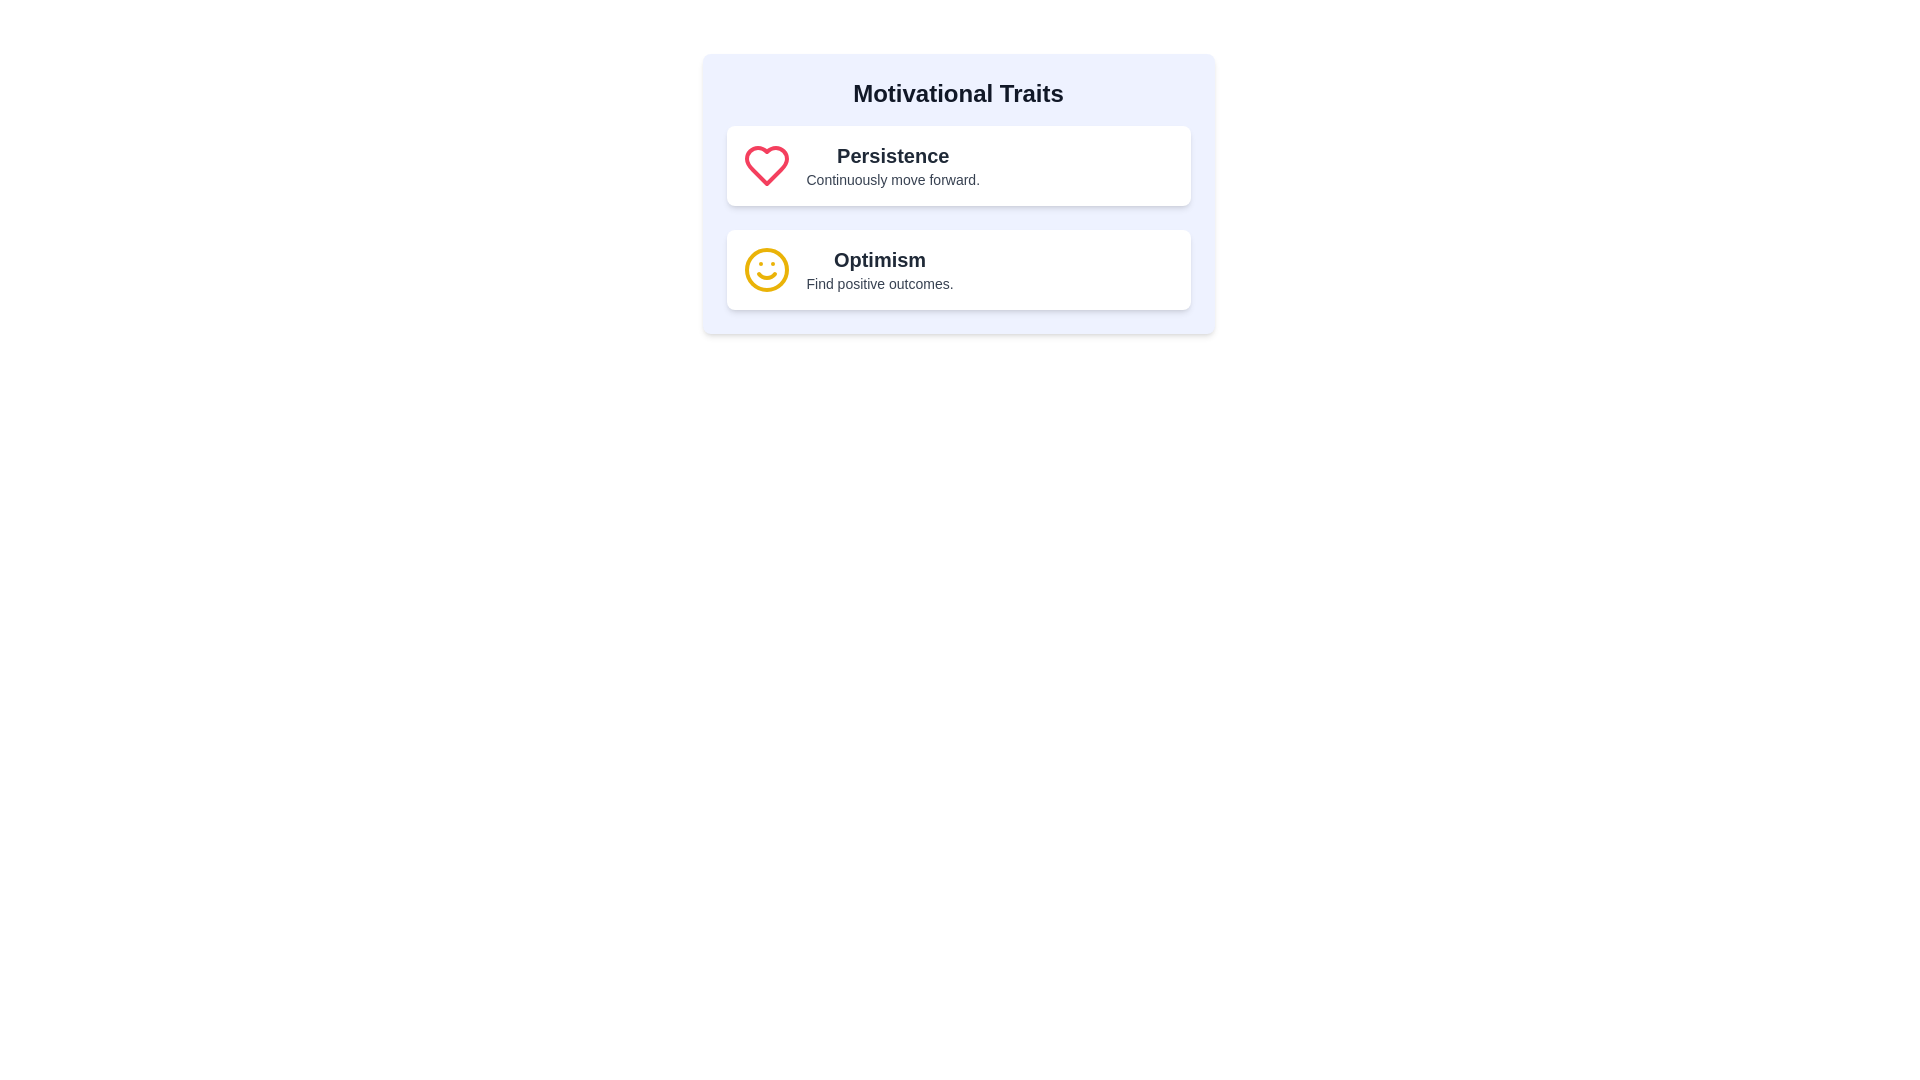  Describe the element at coordinates (765, 164) in the screenshot. I see `the red heart icon located in the first row of the 'Motivational Traits' group, to the left of the text 'Persistence.'` at that location.